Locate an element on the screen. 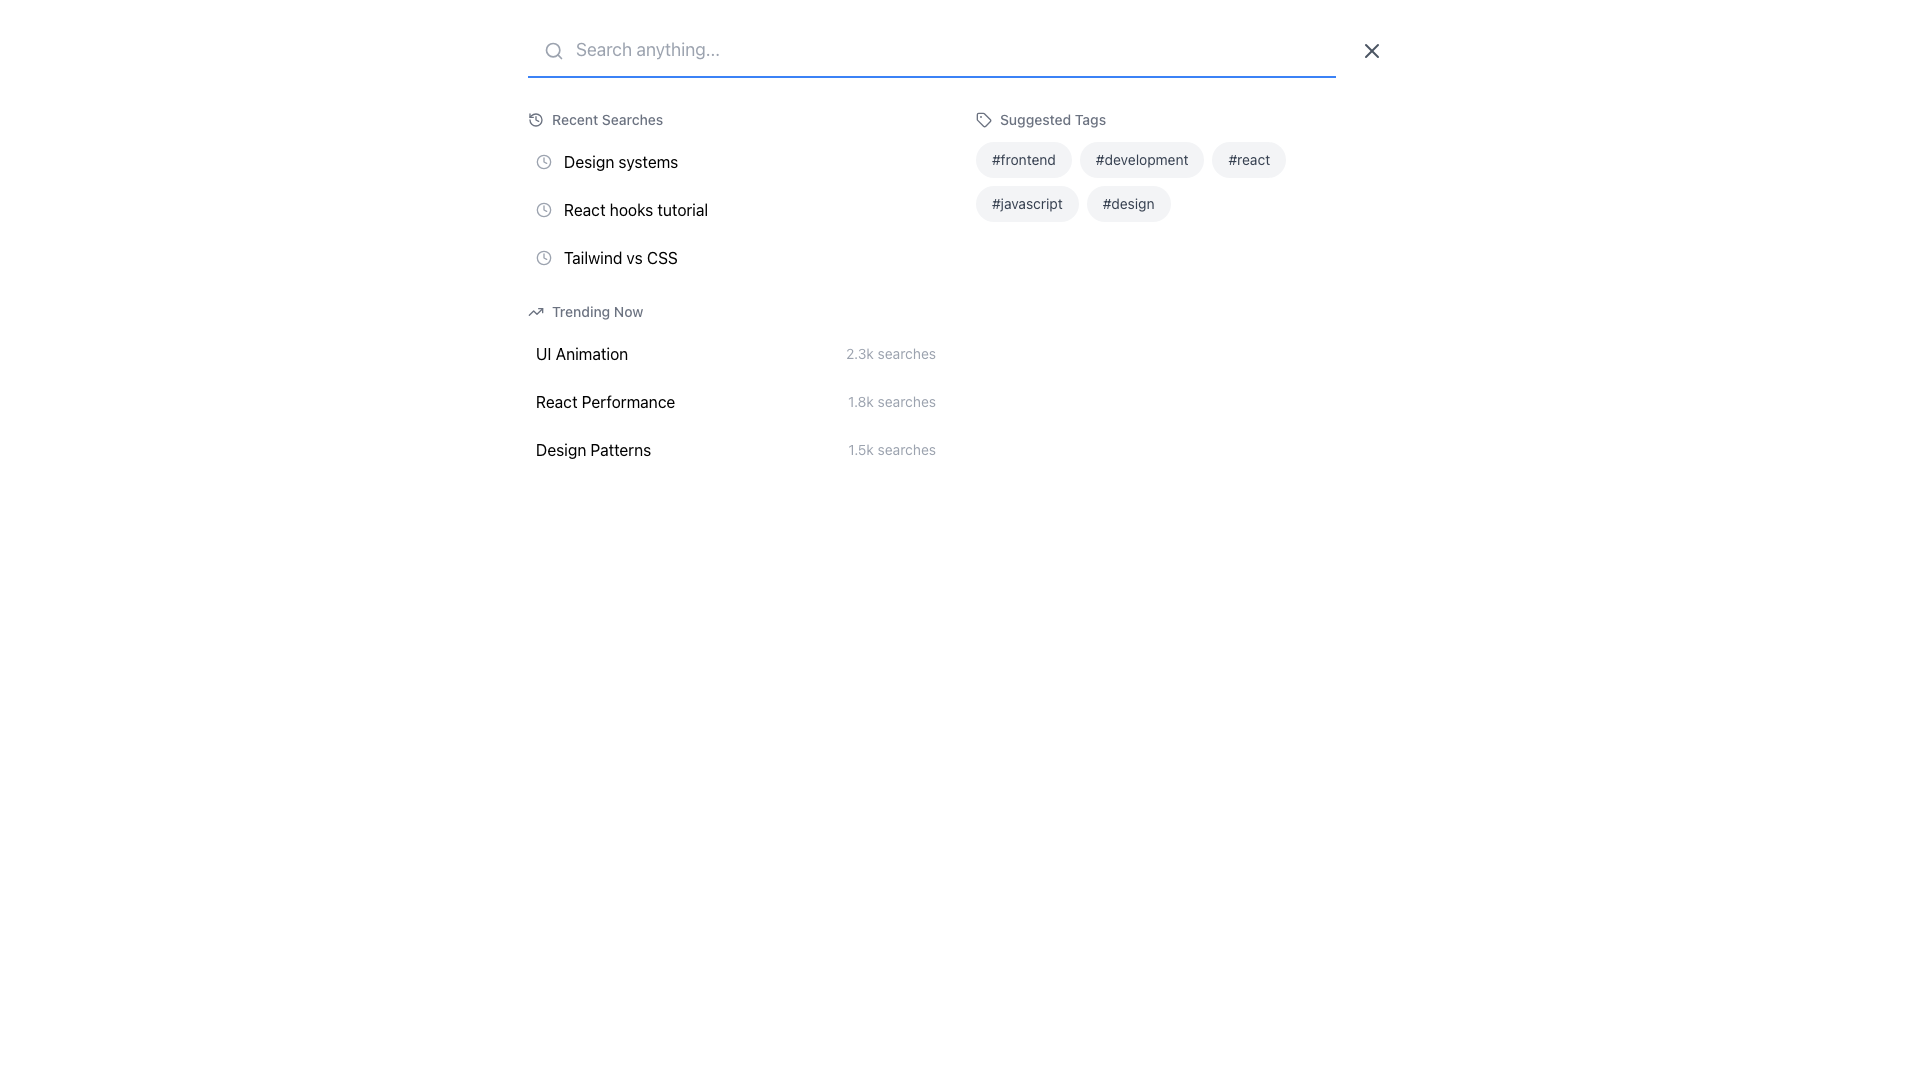  the popularity metric label for the 'Design Patterns' topic located in the lower-right portion of the 'Trending Now' section, to the right of the primary 'Design Patterns' label is located at coordinates (891, 450).